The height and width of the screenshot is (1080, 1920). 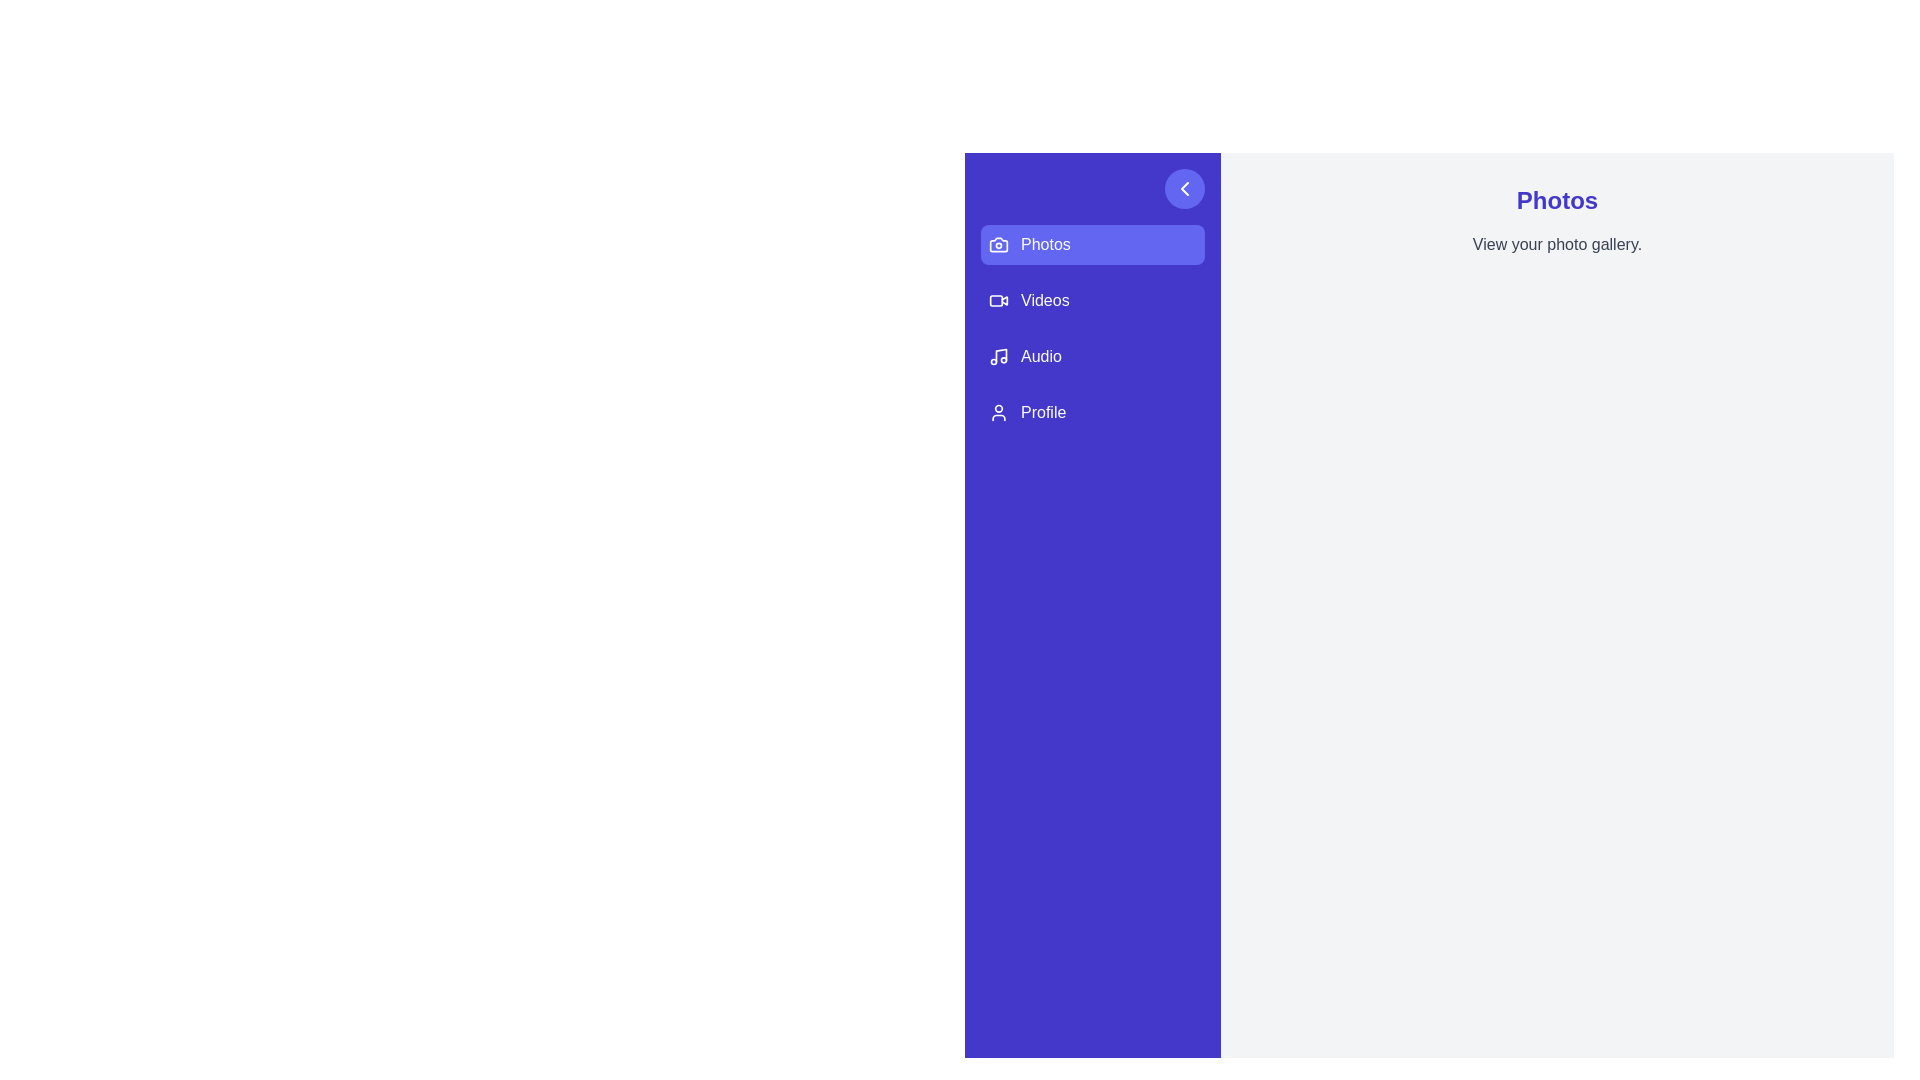 What do you see at coordinates (996, 300) in the screenshot?
I see `the rounded rectangle icon representing 'Videos' in the left-hand navigation menu` at bounding box center [996, 300].